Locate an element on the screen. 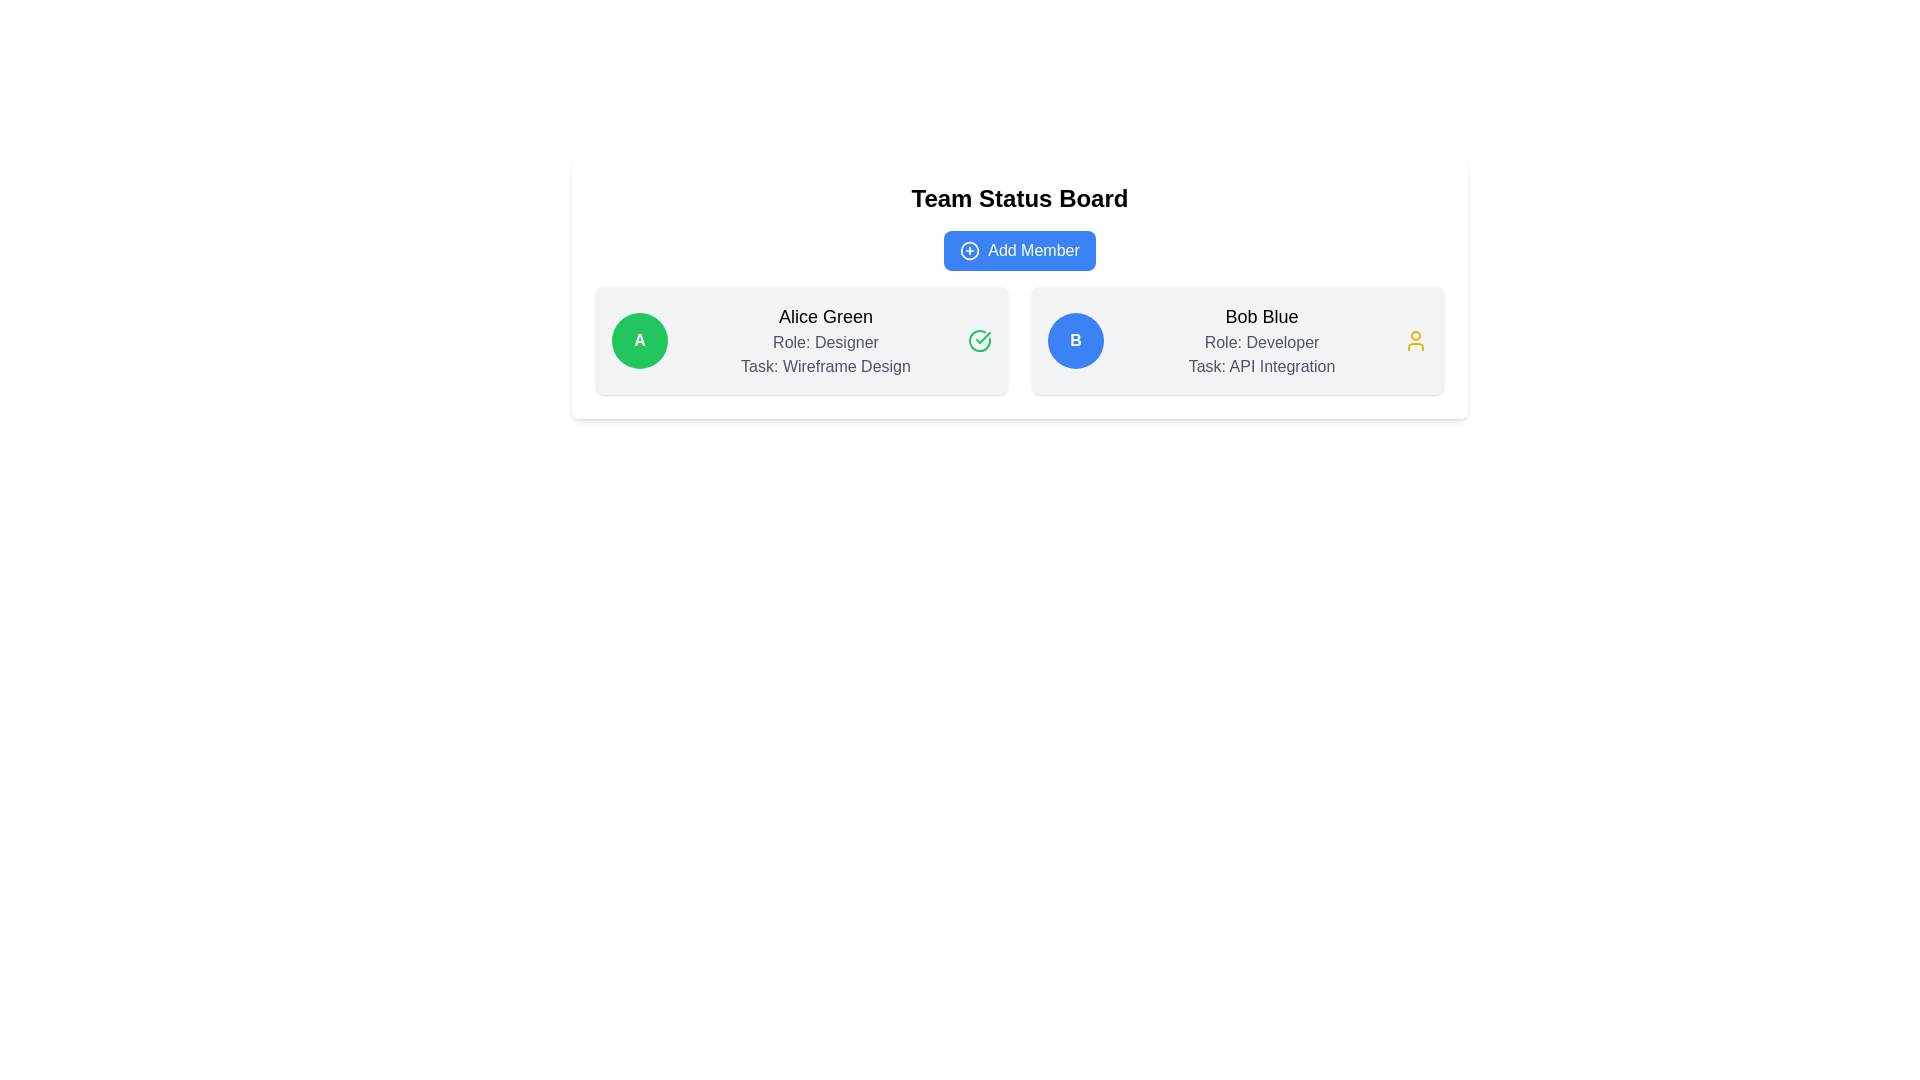  the user profile icon located in the upper right corner of the 'Bob Blue' card is located at coordinates (1415, 339).